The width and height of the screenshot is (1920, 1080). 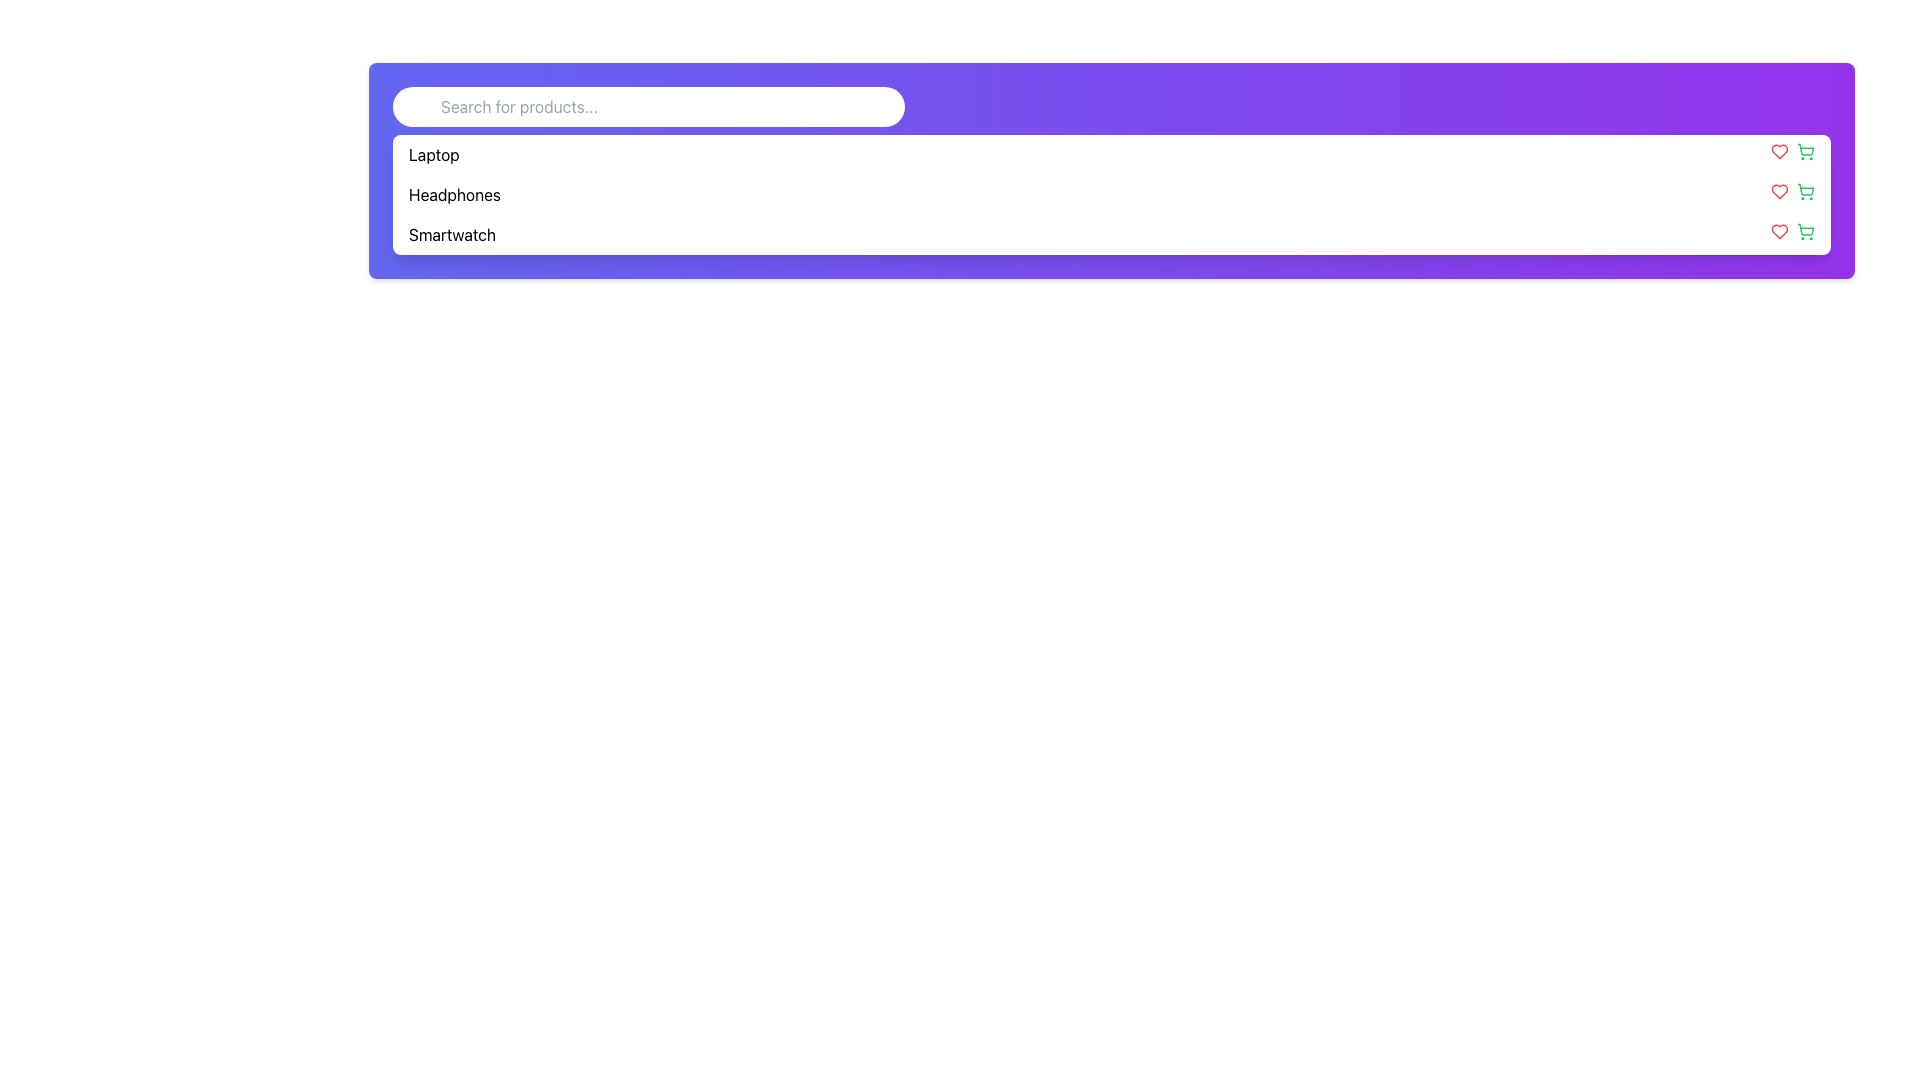 I want to click on the shopping cart icon, which is the second icon in a group of icons positioned to the right of a list item's row, so click(x=1805, y=192).